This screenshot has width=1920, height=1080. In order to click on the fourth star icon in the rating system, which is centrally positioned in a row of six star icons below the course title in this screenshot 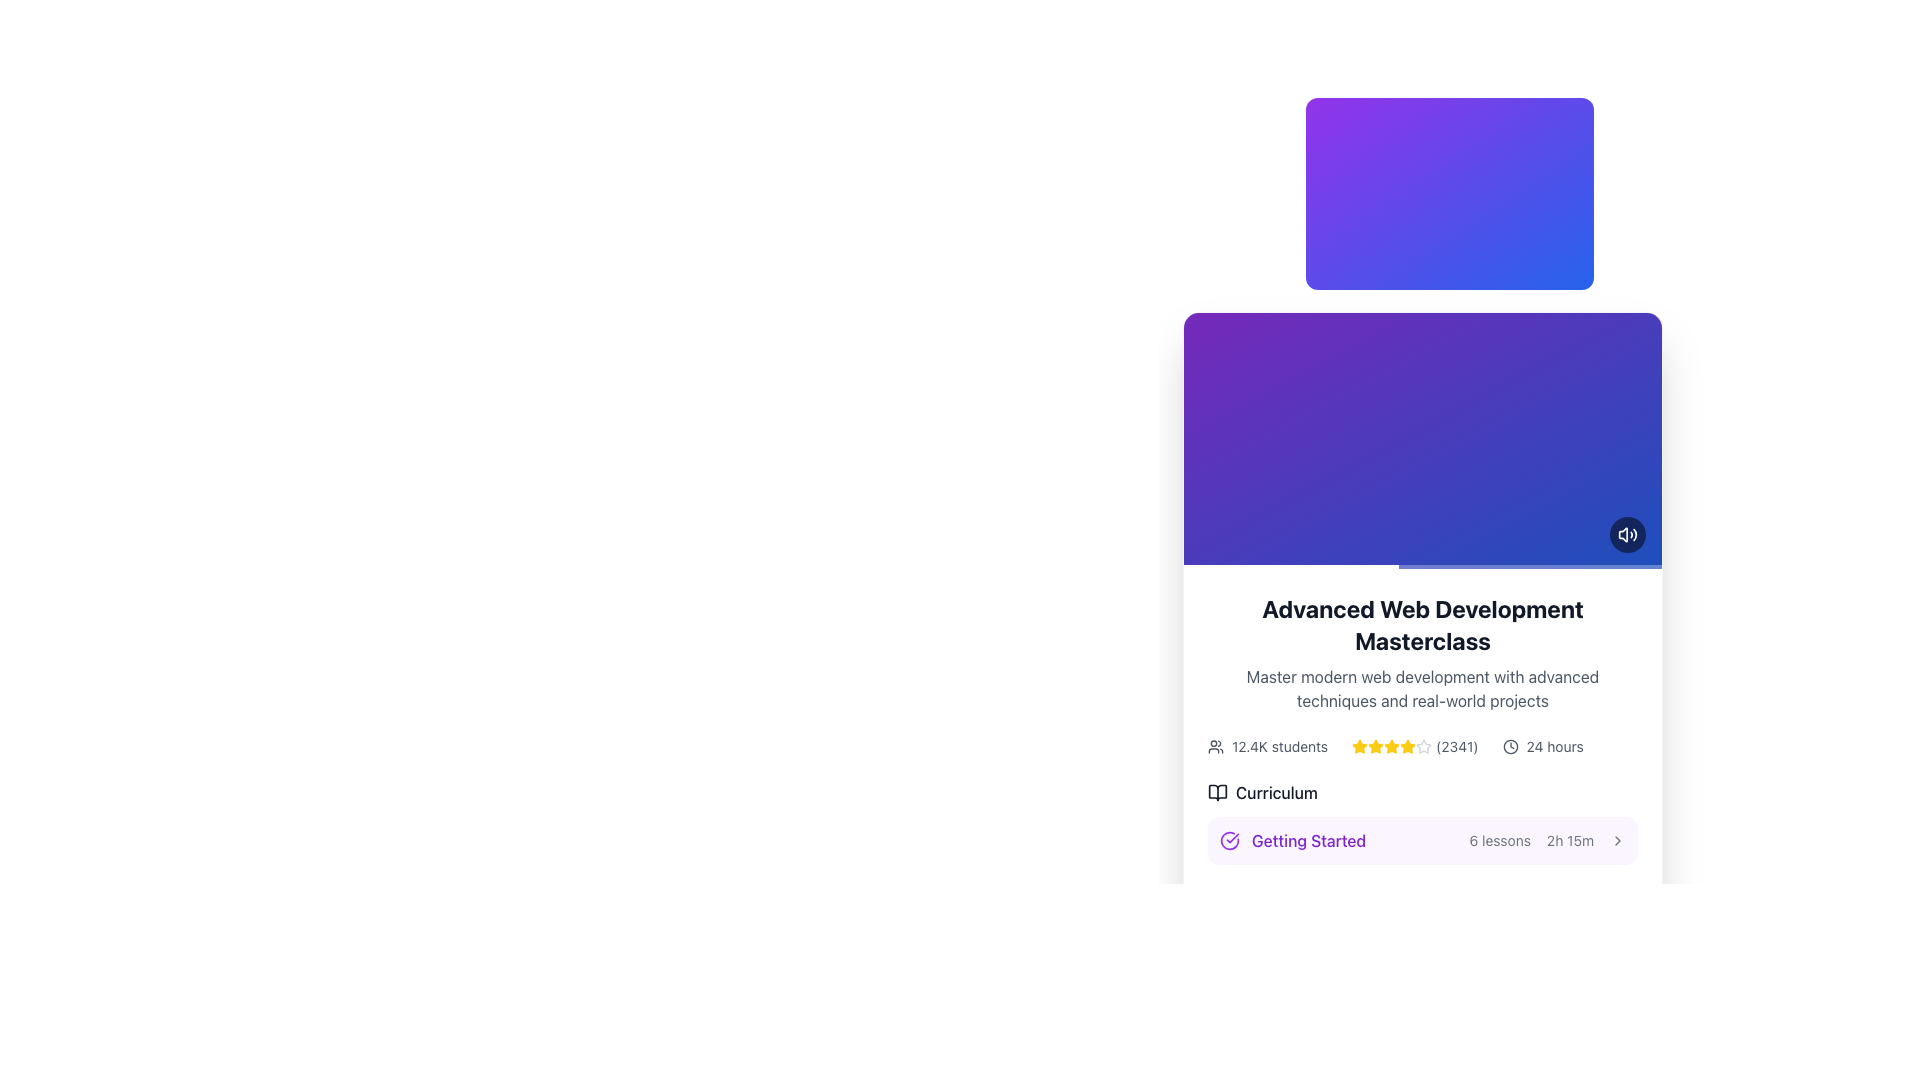, I will do `click(1391, 747)`.